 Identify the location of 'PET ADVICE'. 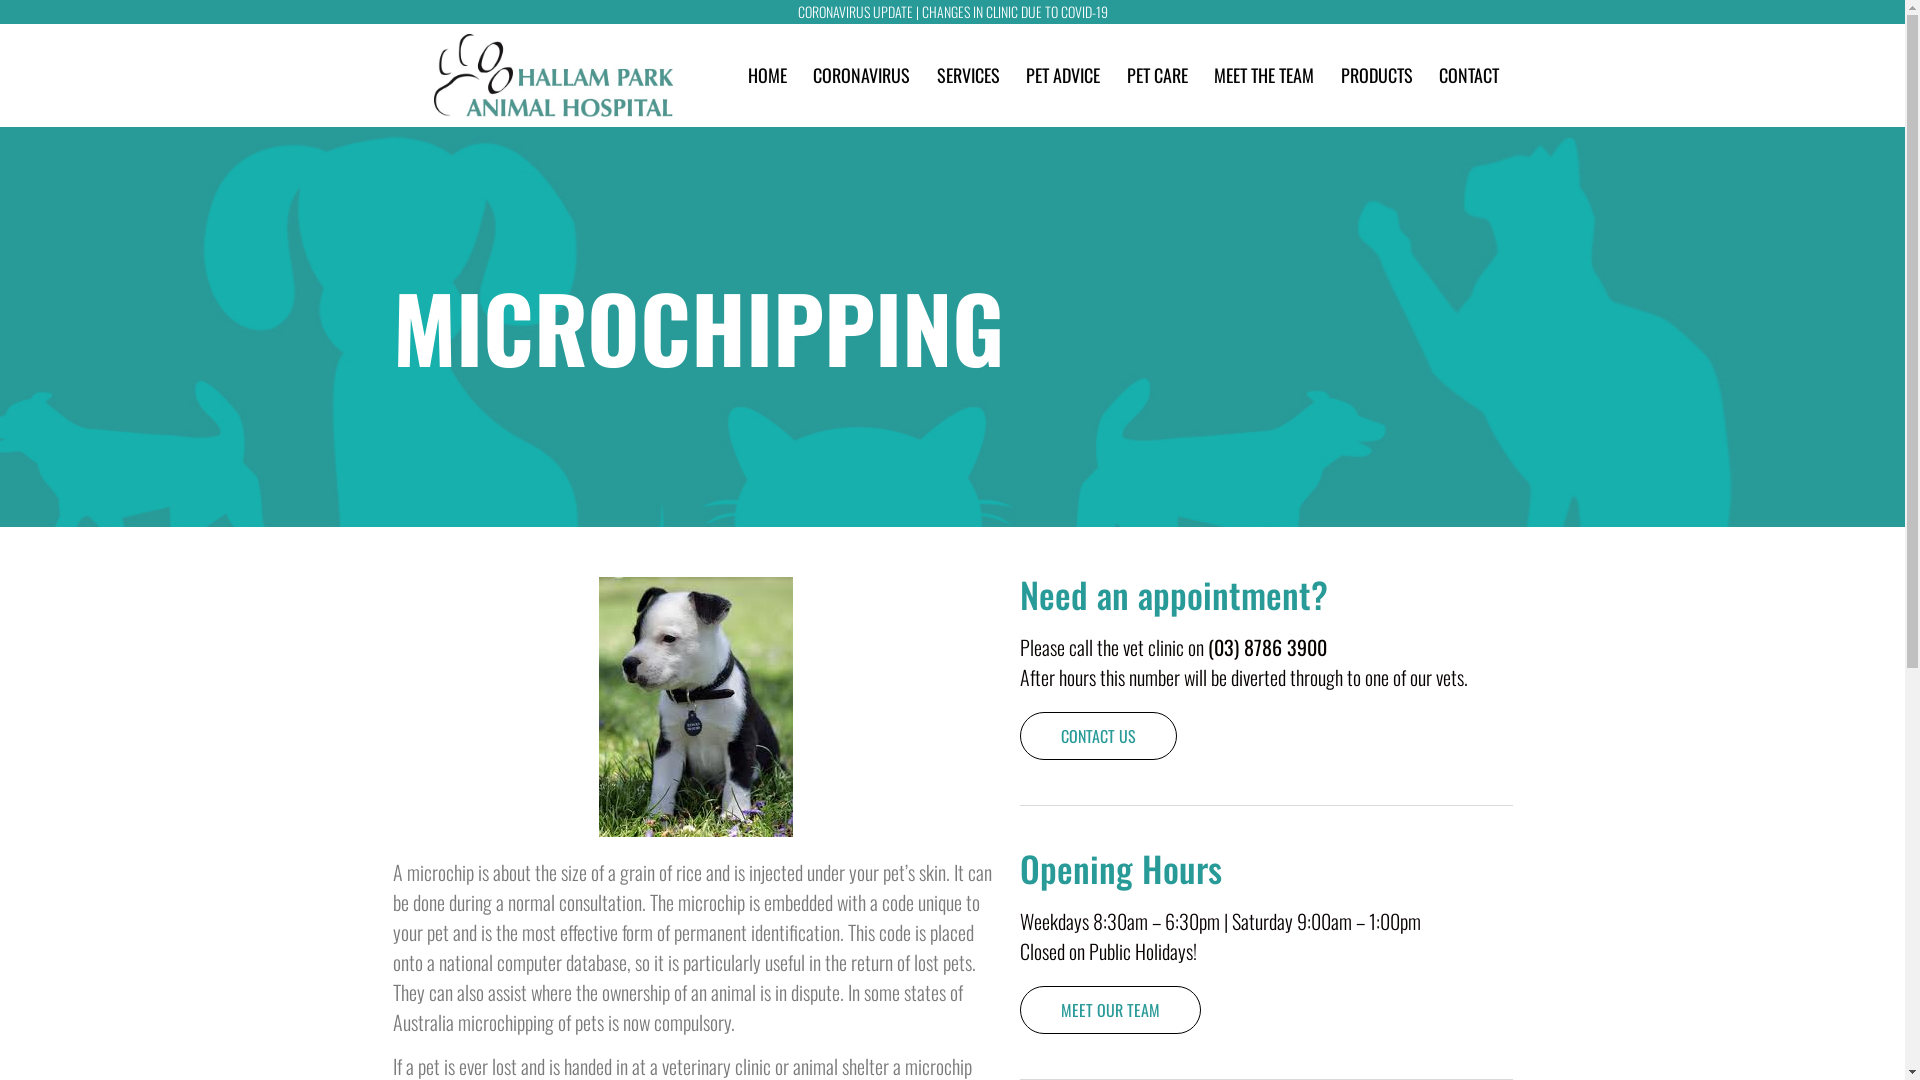
(1061, 73).